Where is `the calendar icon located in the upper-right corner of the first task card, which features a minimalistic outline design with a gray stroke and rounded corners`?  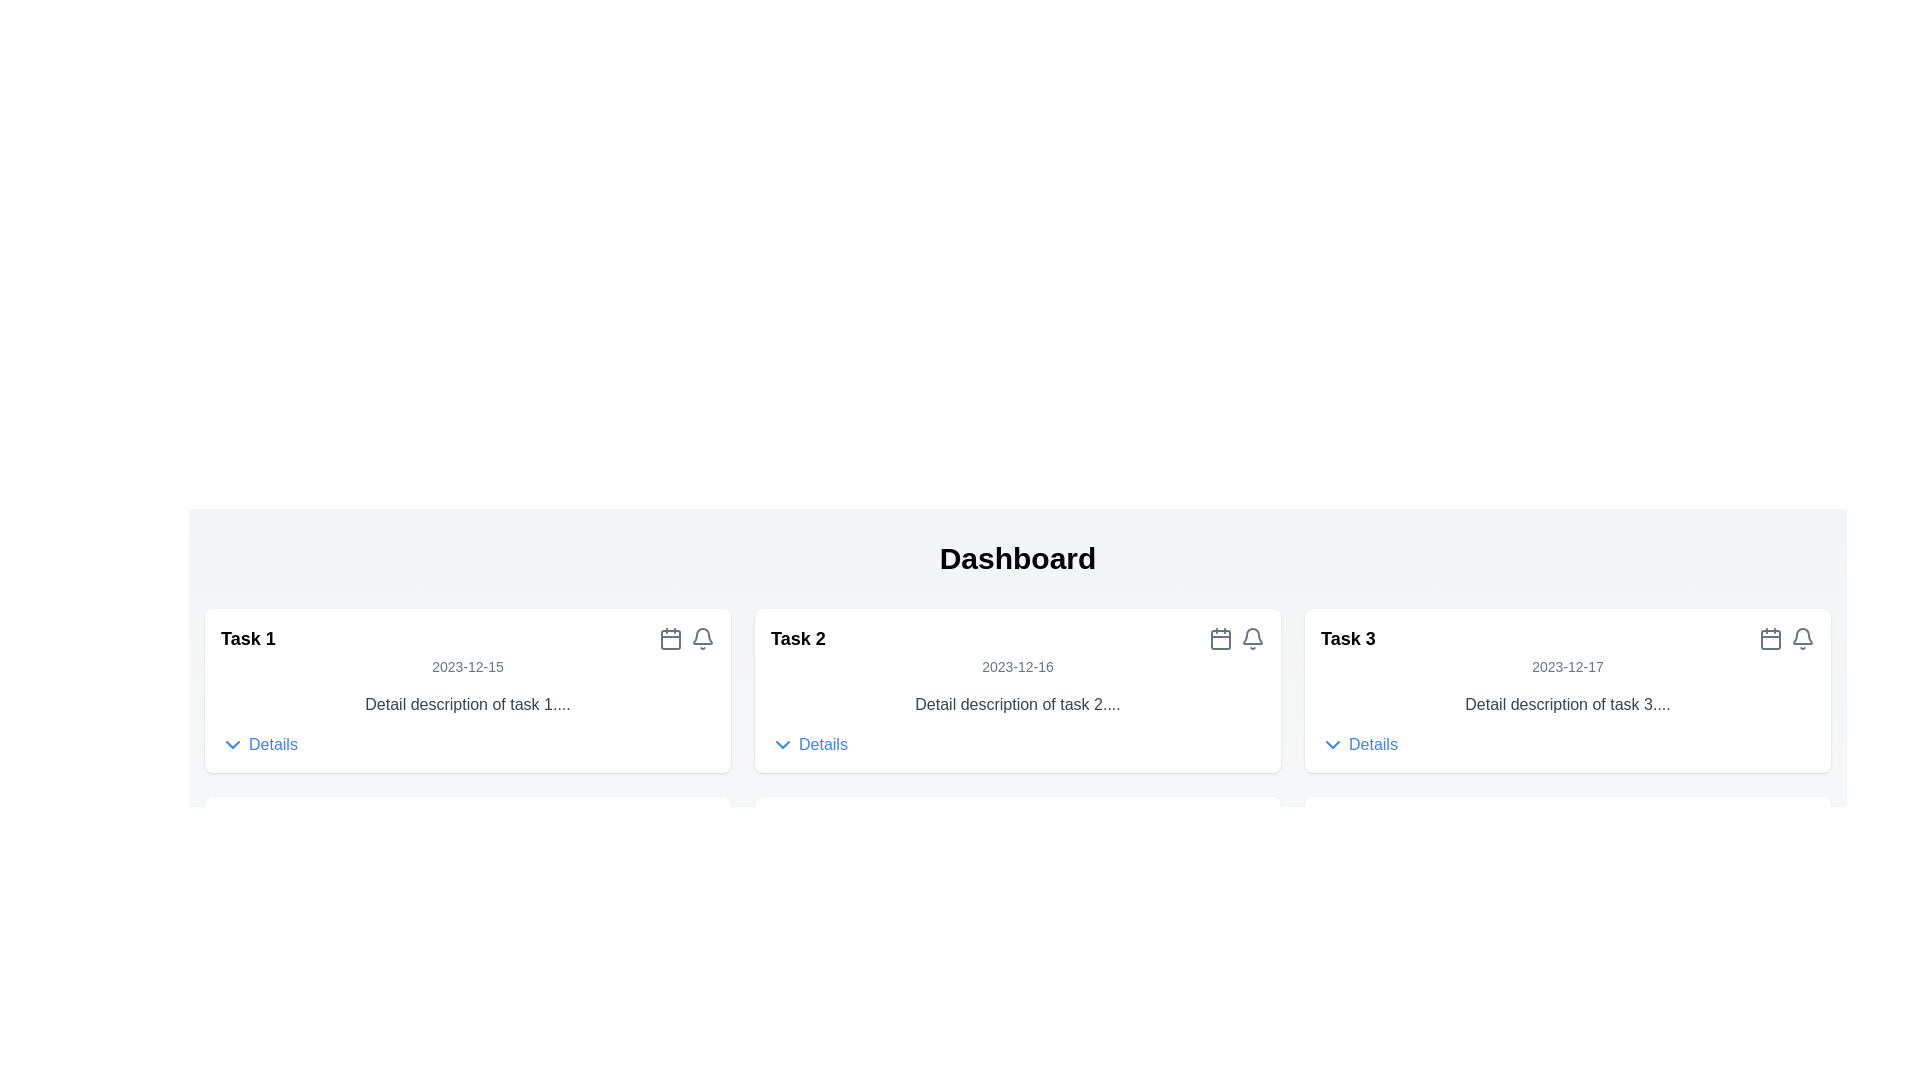 the calendar icon located in the upper-right corner of the first task card, which features a minimalistic outline design with a gray stroke and rounded corners is located at coordinates (671, 639).